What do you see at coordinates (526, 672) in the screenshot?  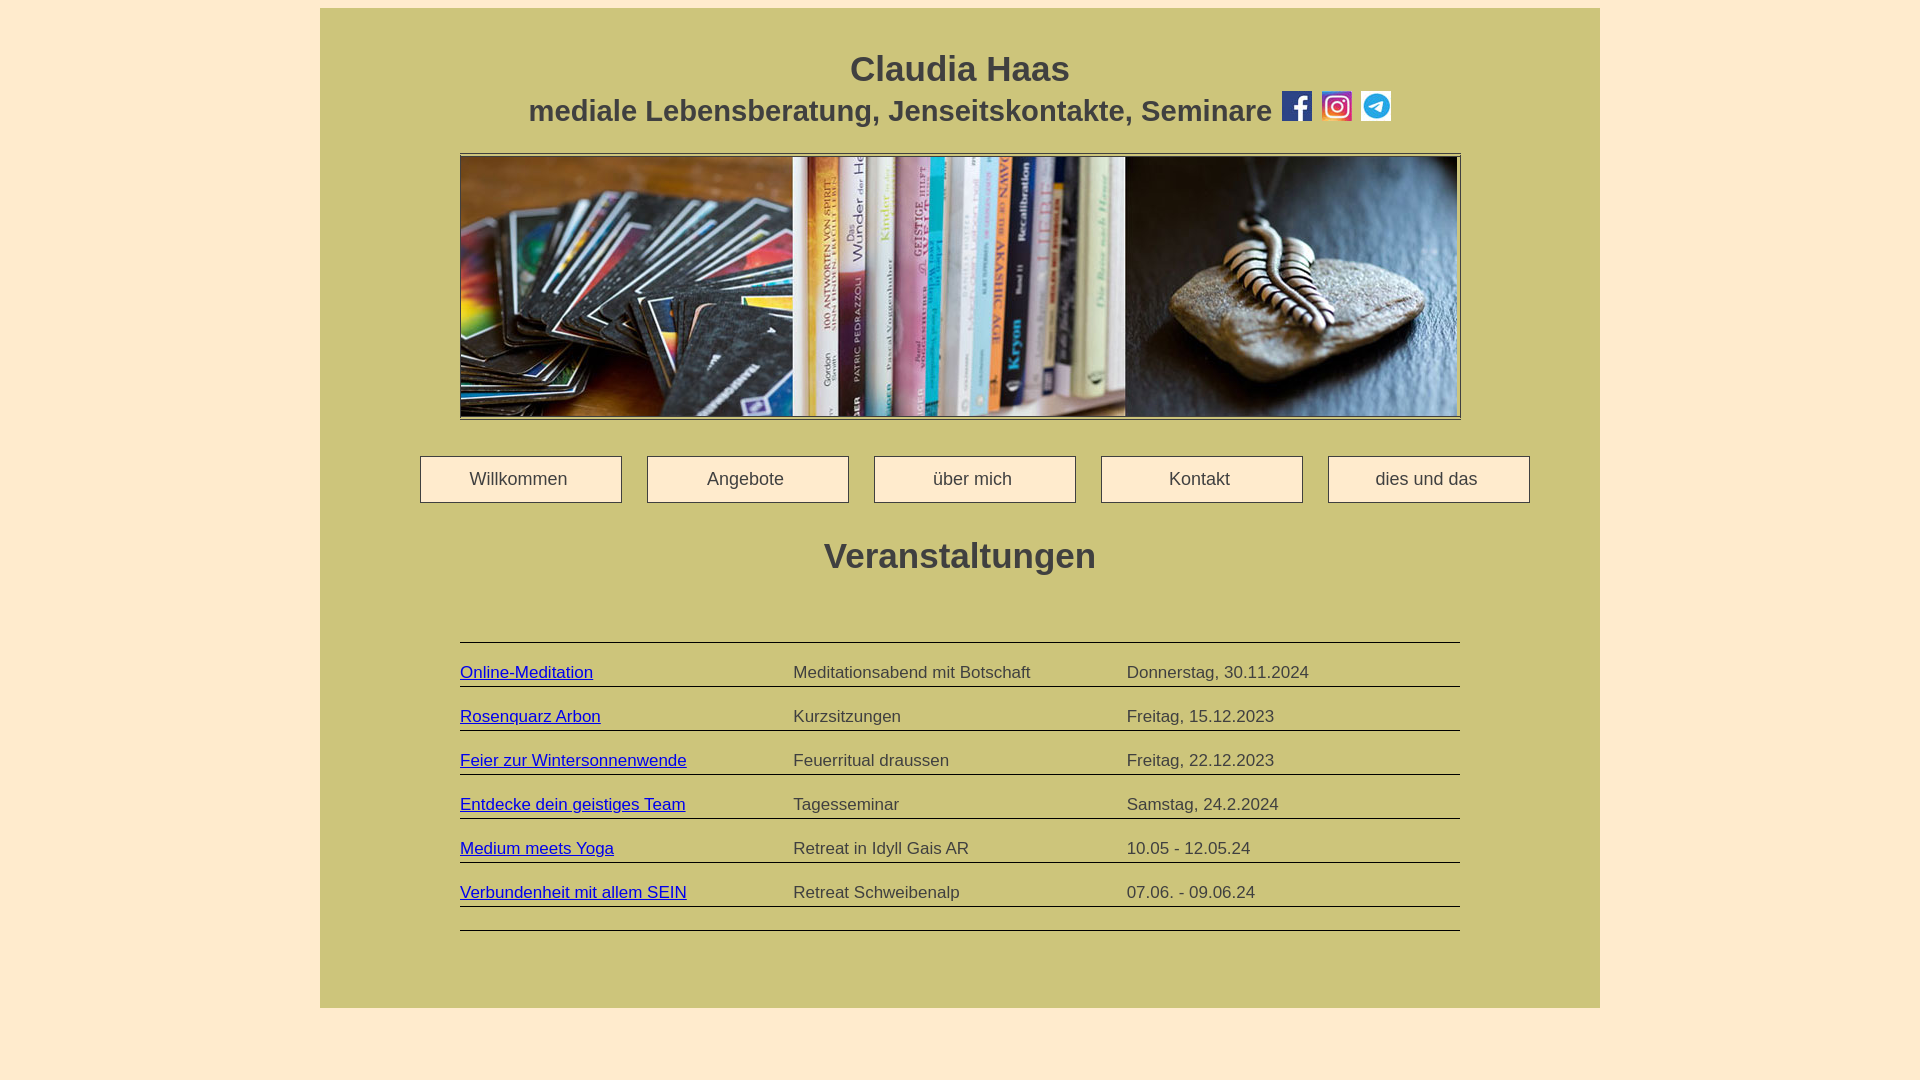 I see `'Online-Meditation'` at bounding box center [526, 672].